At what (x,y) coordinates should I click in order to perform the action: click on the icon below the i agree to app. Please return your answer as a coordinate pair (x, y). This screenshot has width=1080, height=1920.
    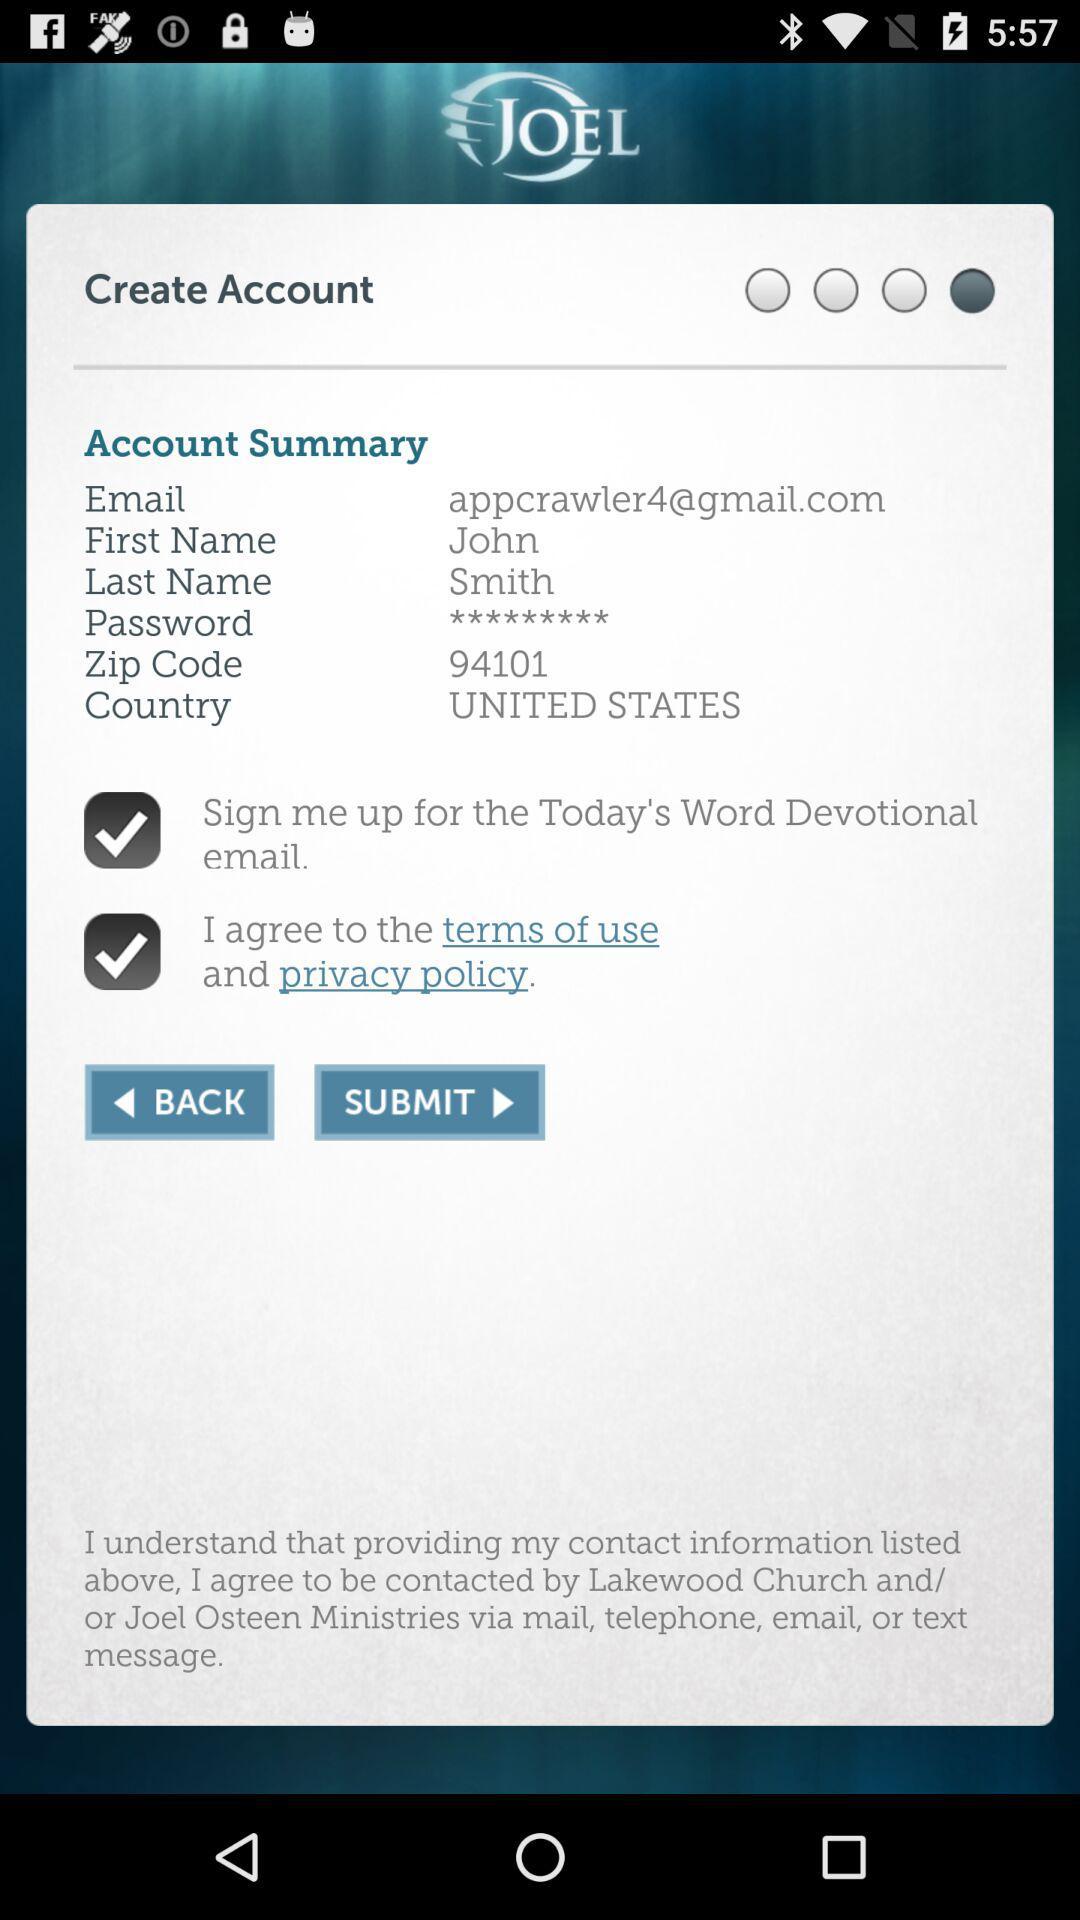
    Looking at the image, I should click on (178, 1101).